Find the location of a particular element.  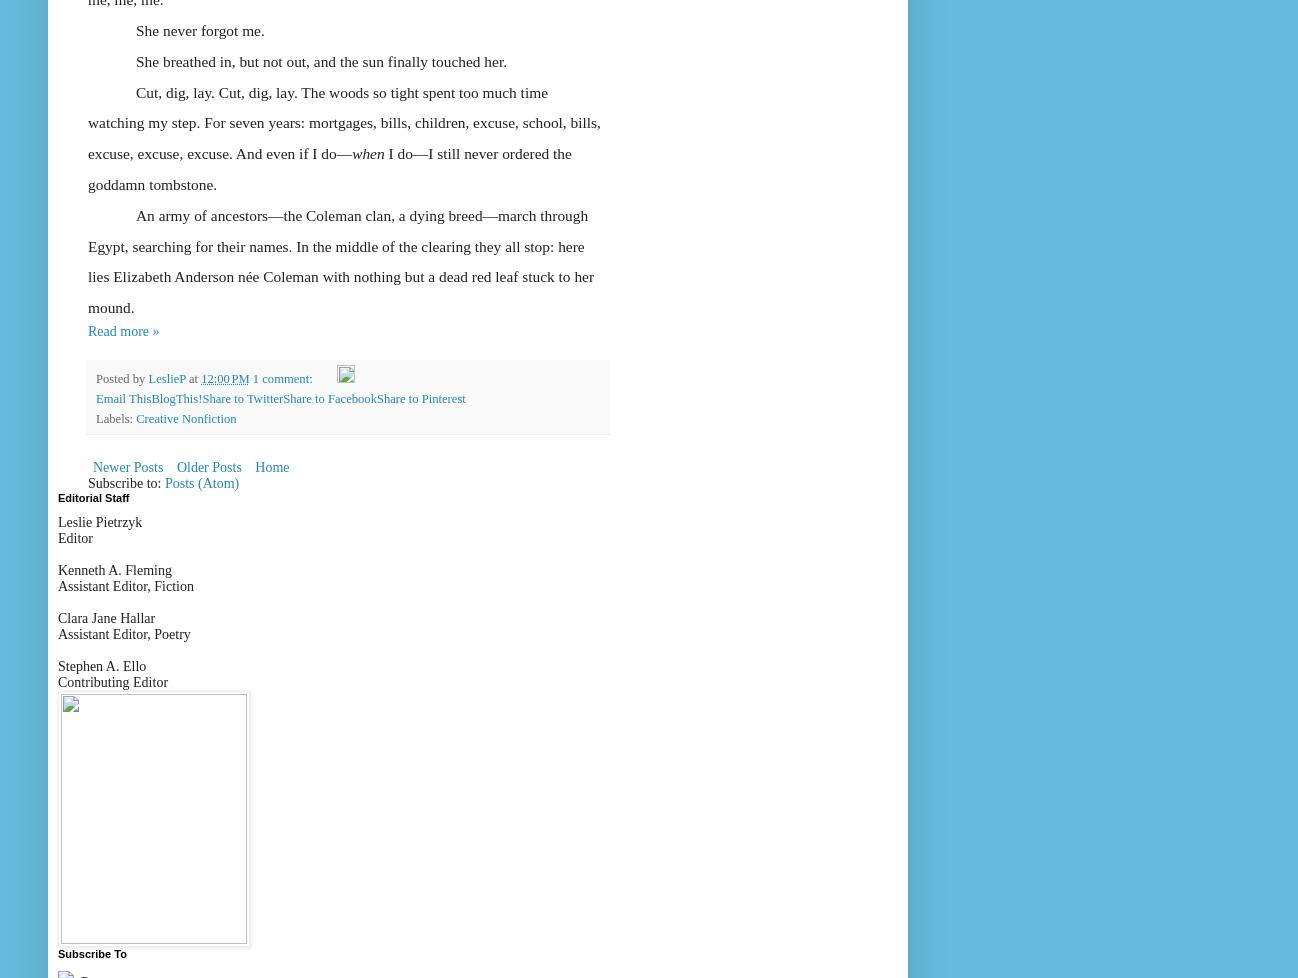

'Newer Posts' is located at coordinates (127, 466).